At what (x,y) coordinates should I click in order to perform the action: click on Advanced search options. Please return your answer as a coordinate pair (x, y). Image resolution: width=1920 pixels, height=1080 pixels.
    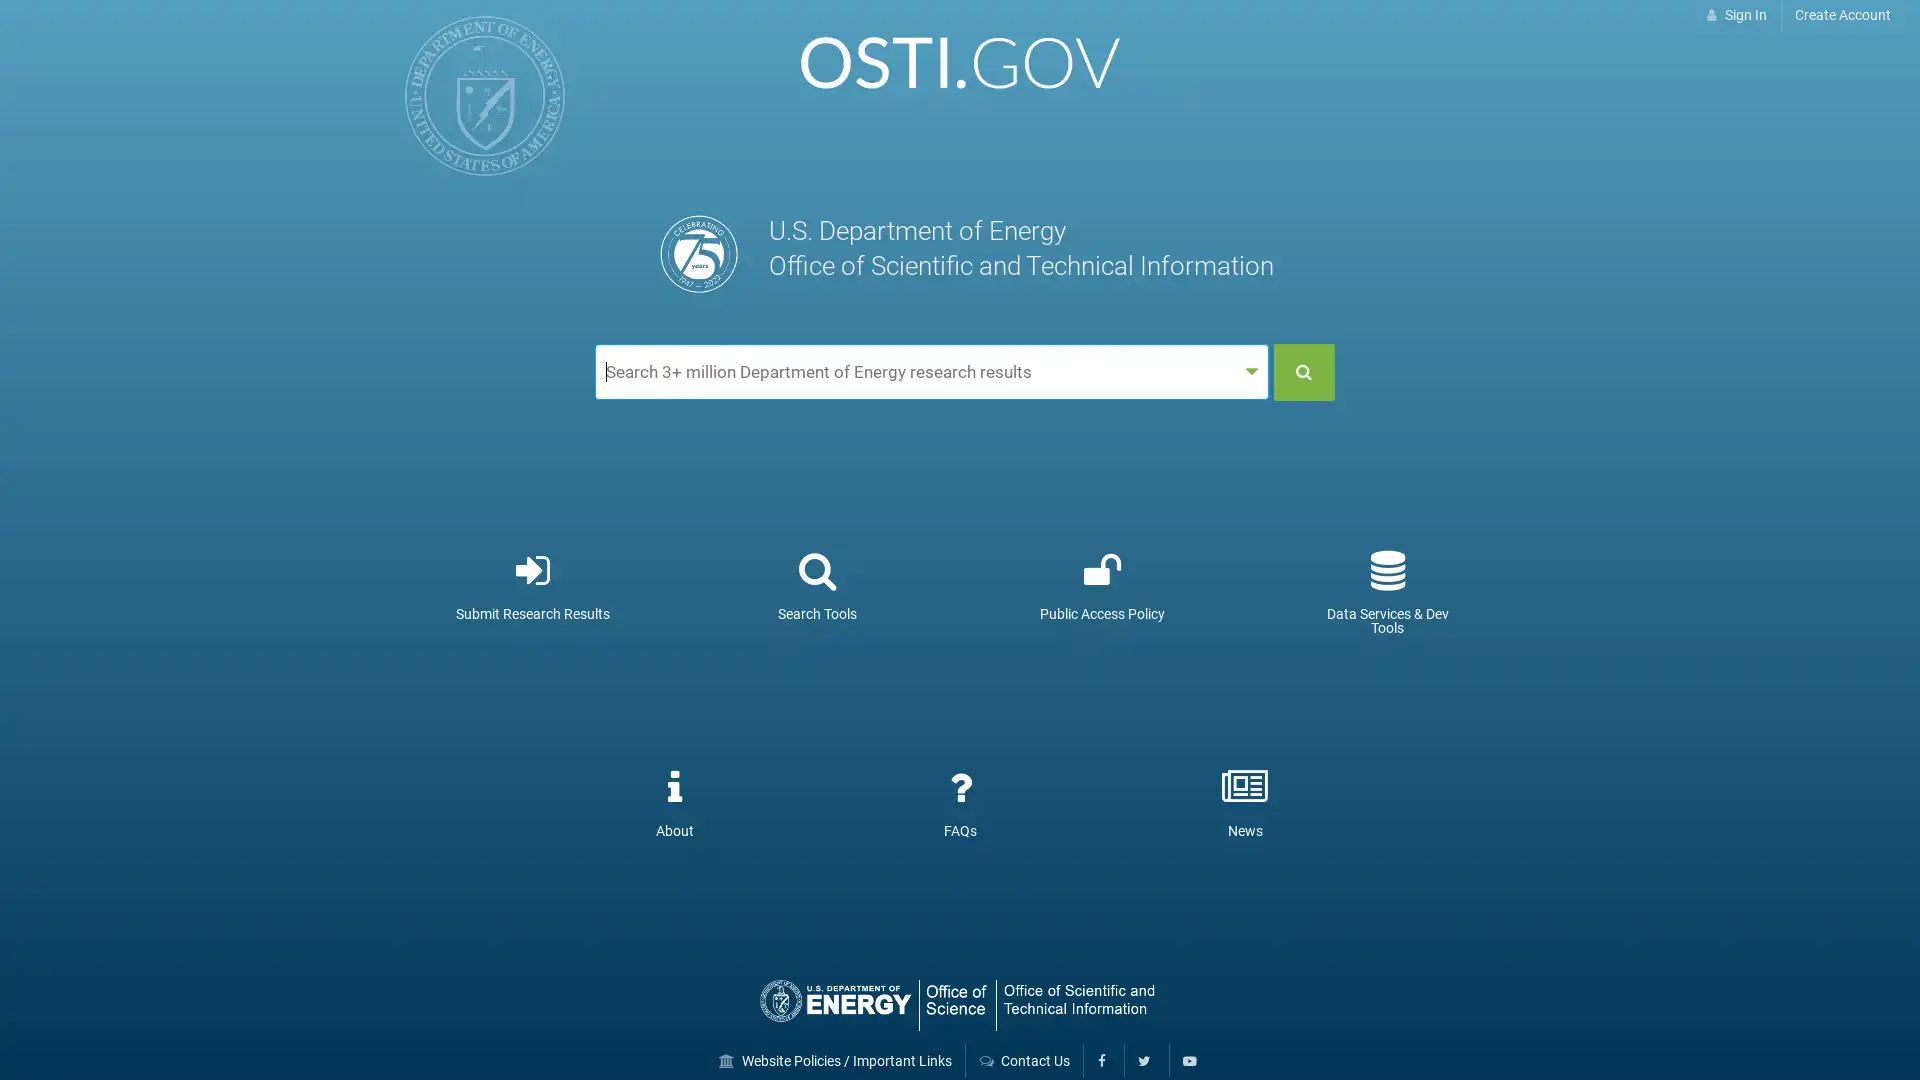
    Looking at the image, I should click on (1250, 372).